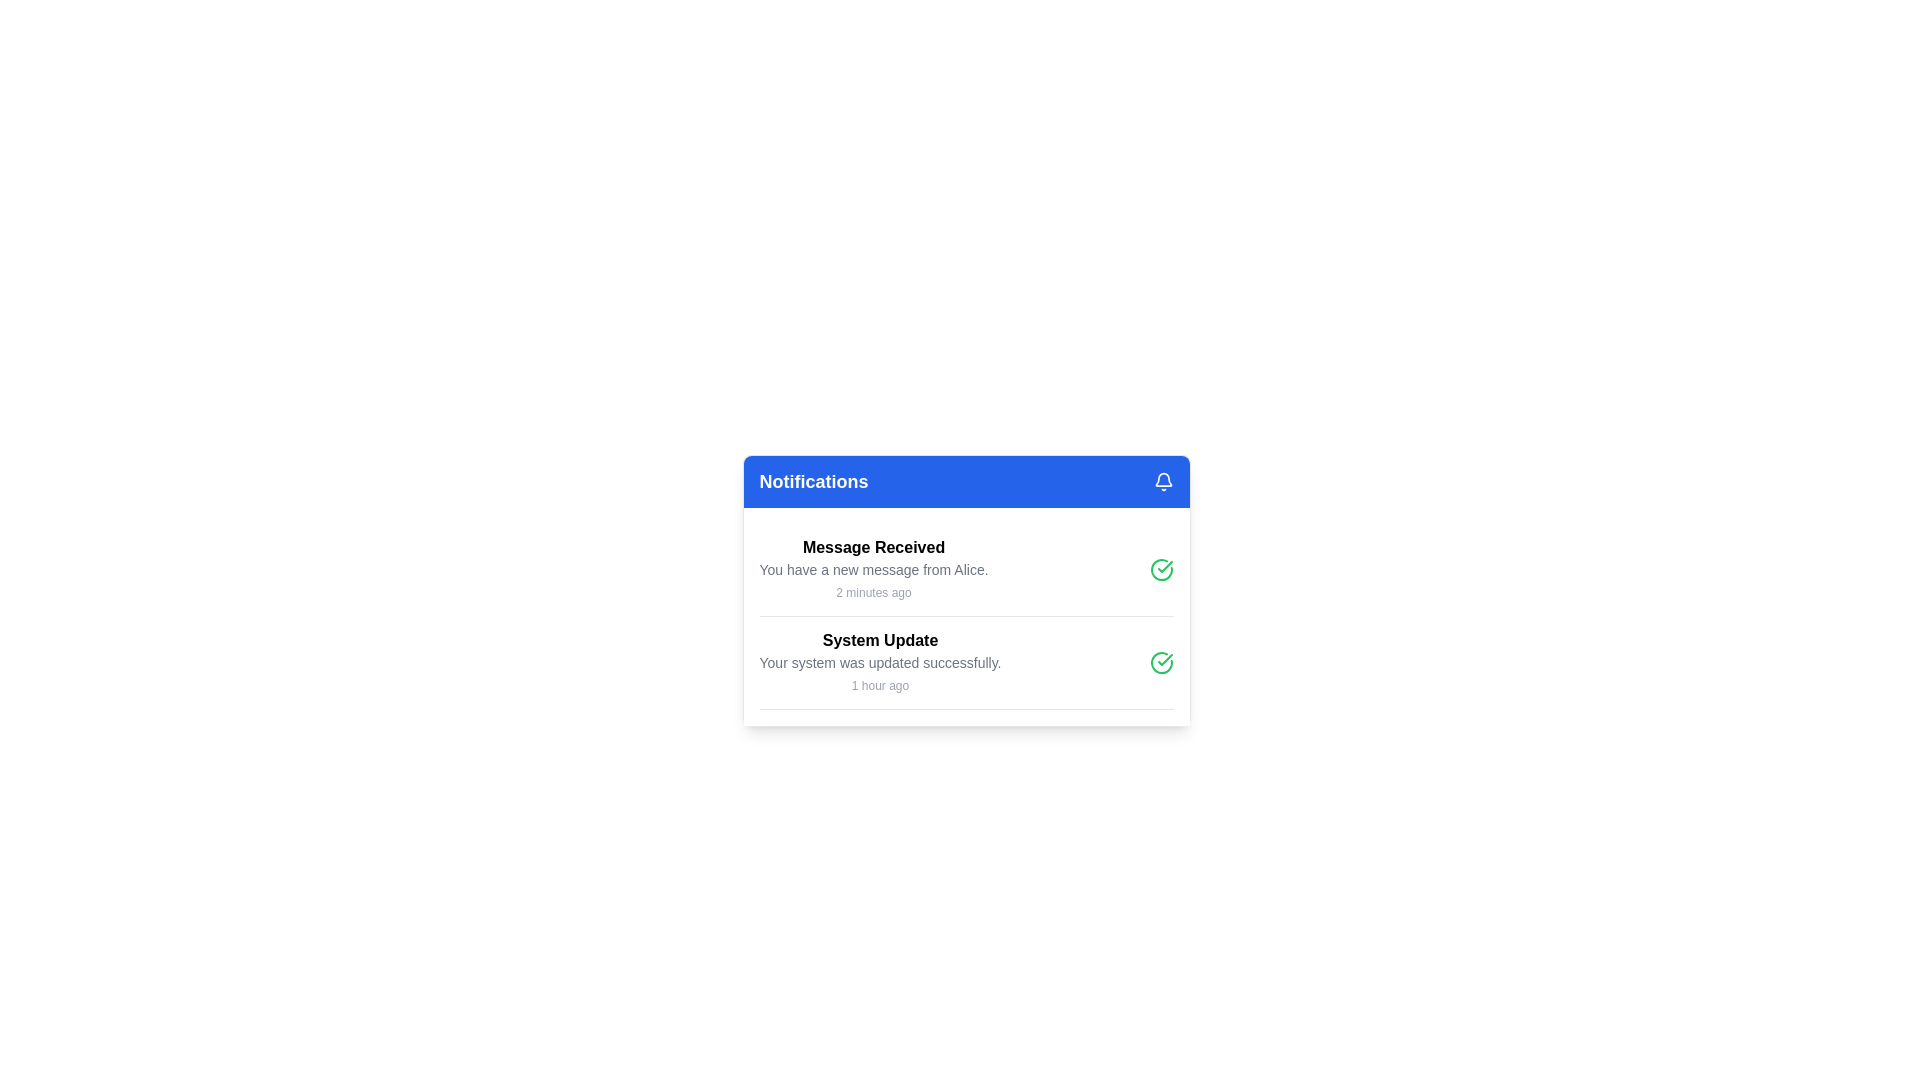 This screenshot has width=1920, height=1080. I want to click on the blue stylized bell icon located in the top-right corner of the notification panel, so click(1163, 479).